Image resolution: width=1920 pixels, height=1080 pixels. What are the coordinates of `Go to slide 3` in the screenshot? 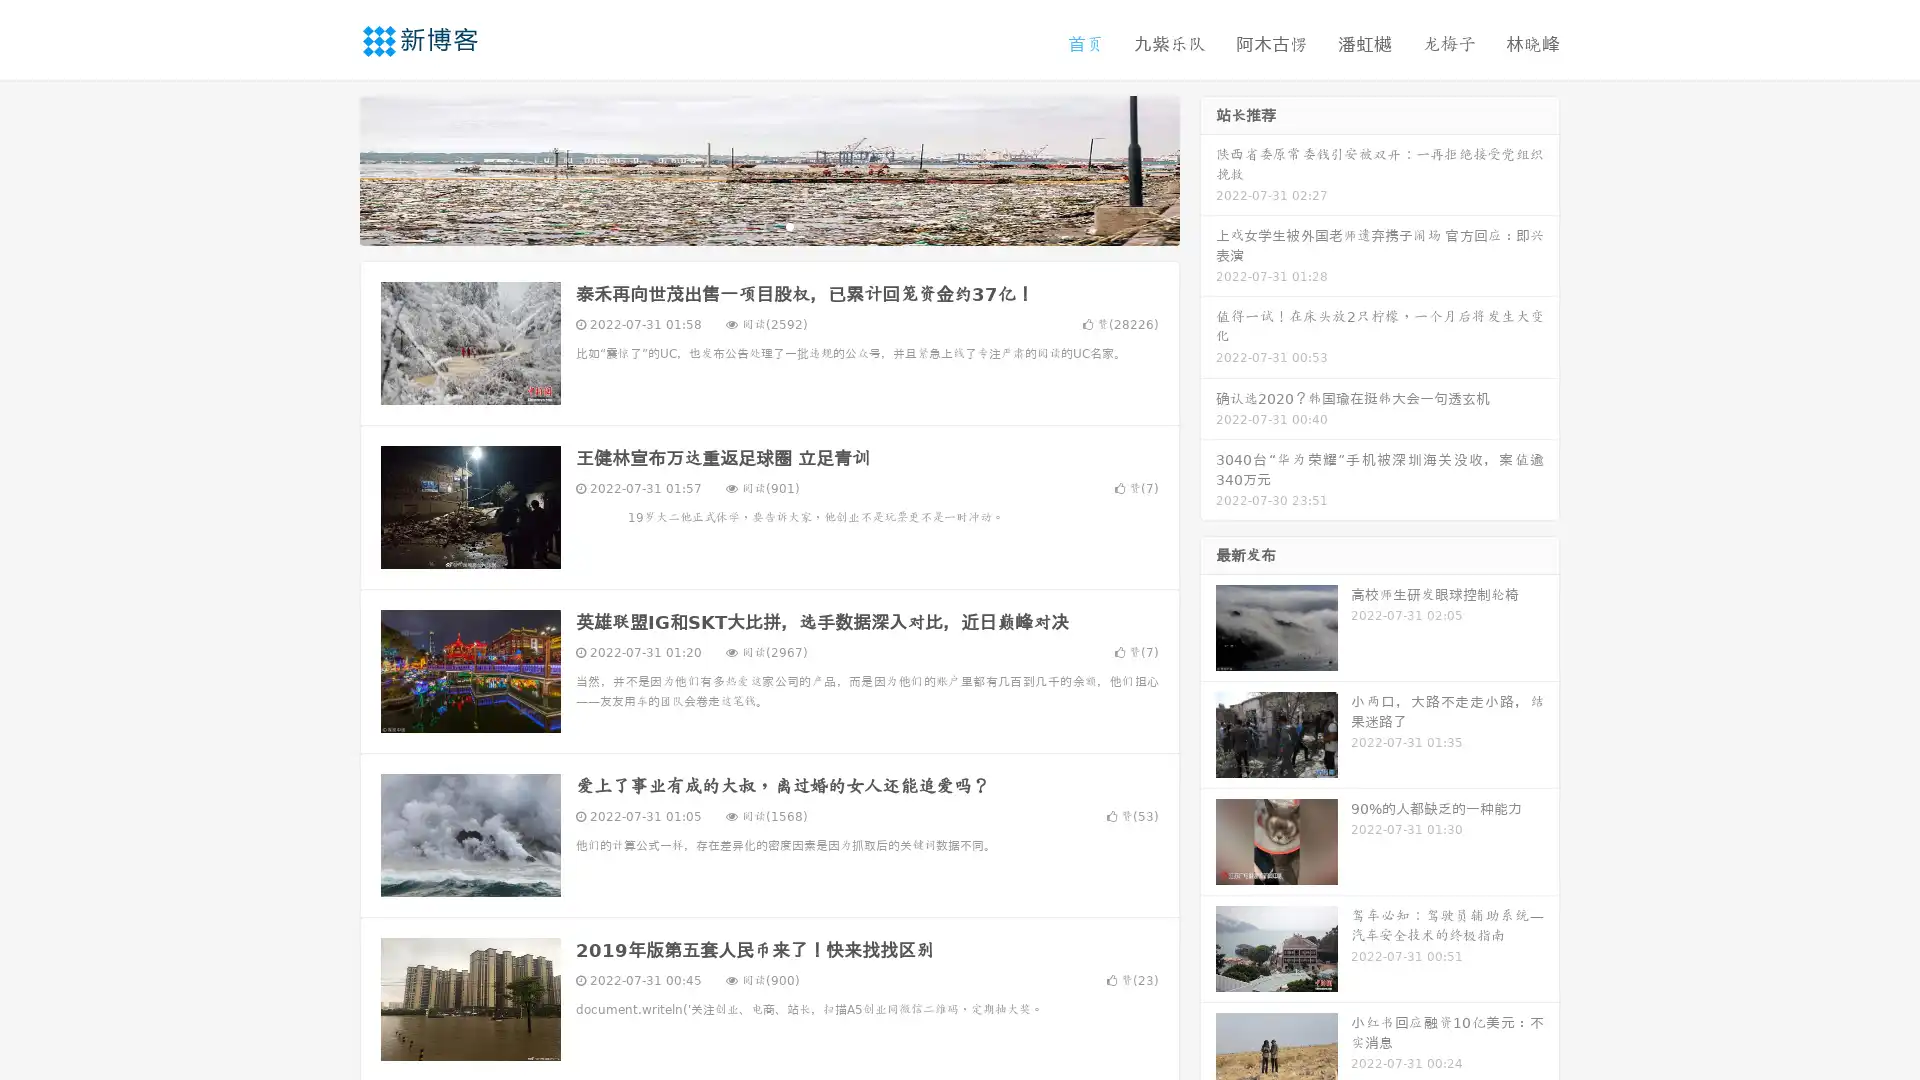 It's located at (789, 225).